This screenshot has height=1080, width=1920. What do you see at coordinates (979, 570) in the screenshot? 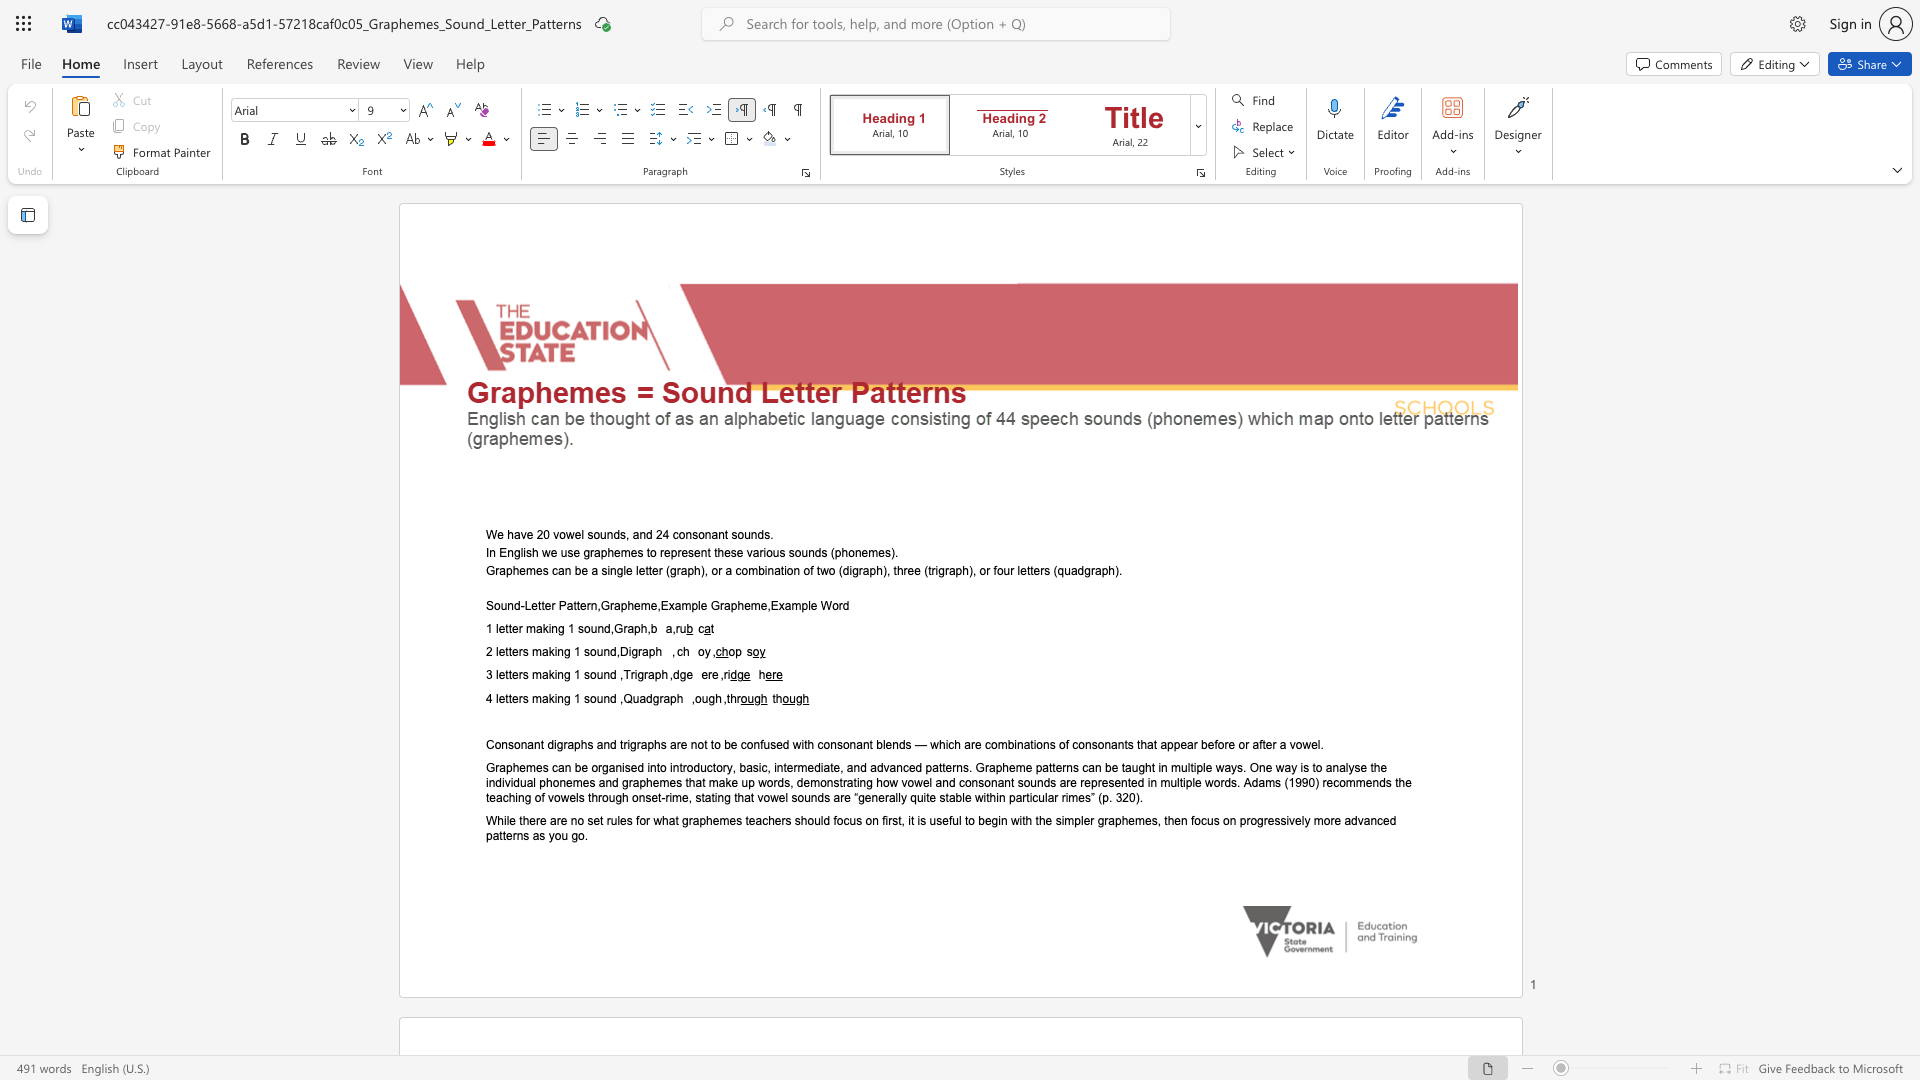
I see `the subset text "or four let" within the text "Graphemes can be a single letter (graph), or a combination of two (digraph), three (trigraph), or four letters (quadgraph)."` at bounding box center [979, 570].